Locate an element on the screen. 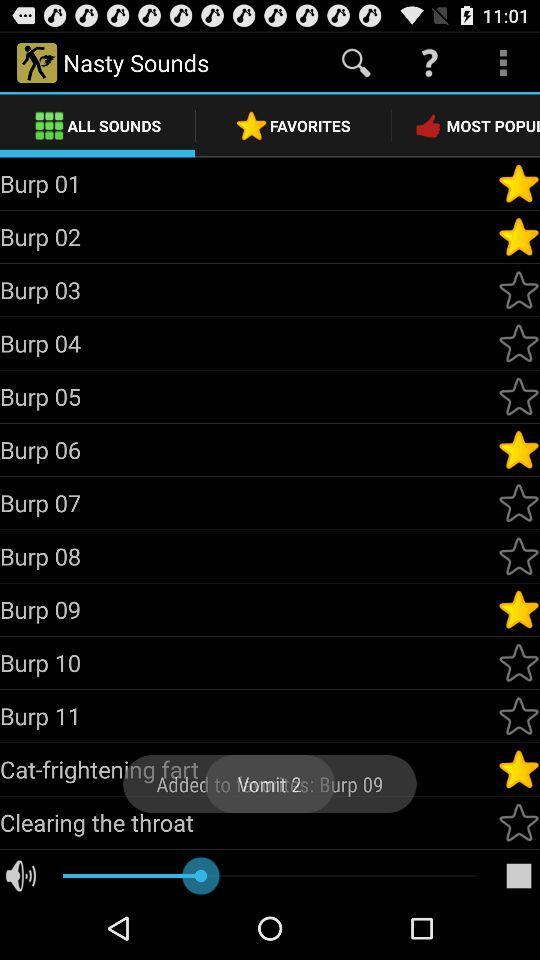  sounds is located at coordinates (518, 662).